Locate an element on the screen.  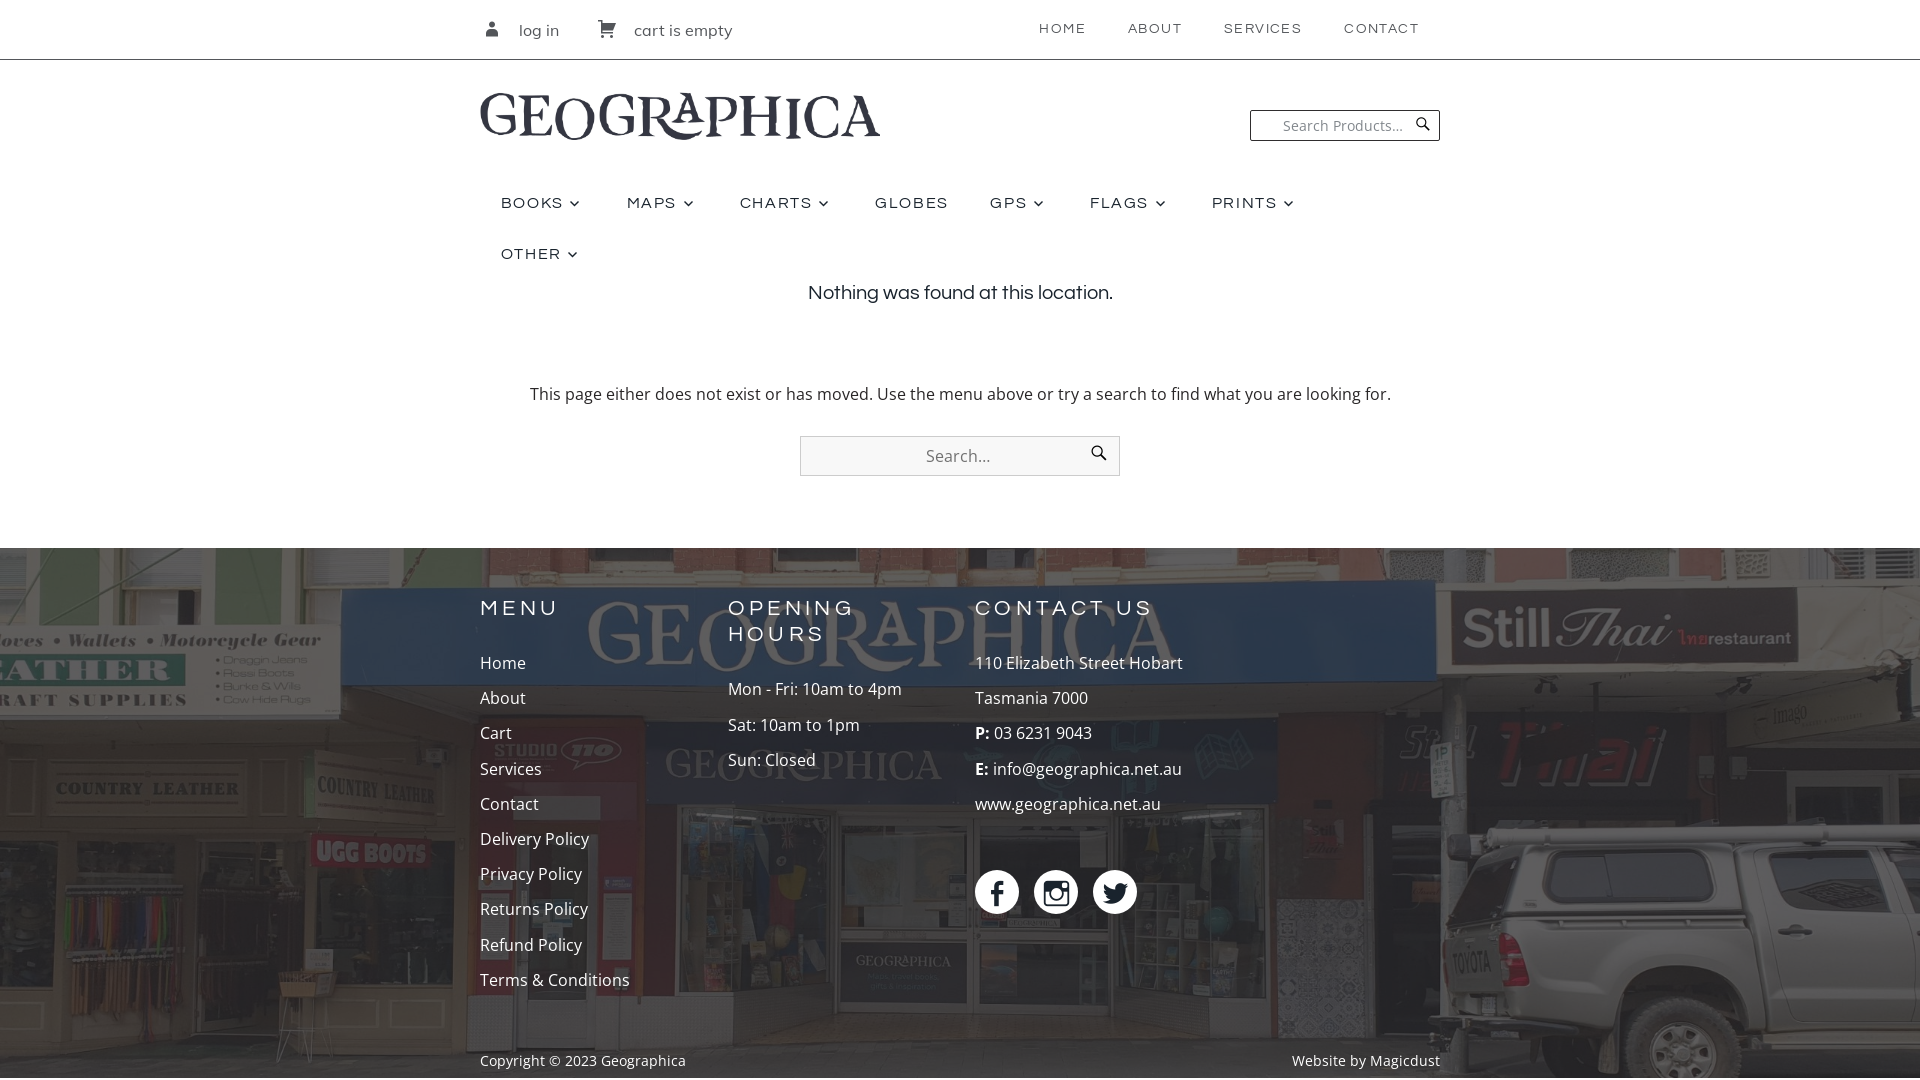
'03 6231 9043' is located at coordinates (1040, 732).